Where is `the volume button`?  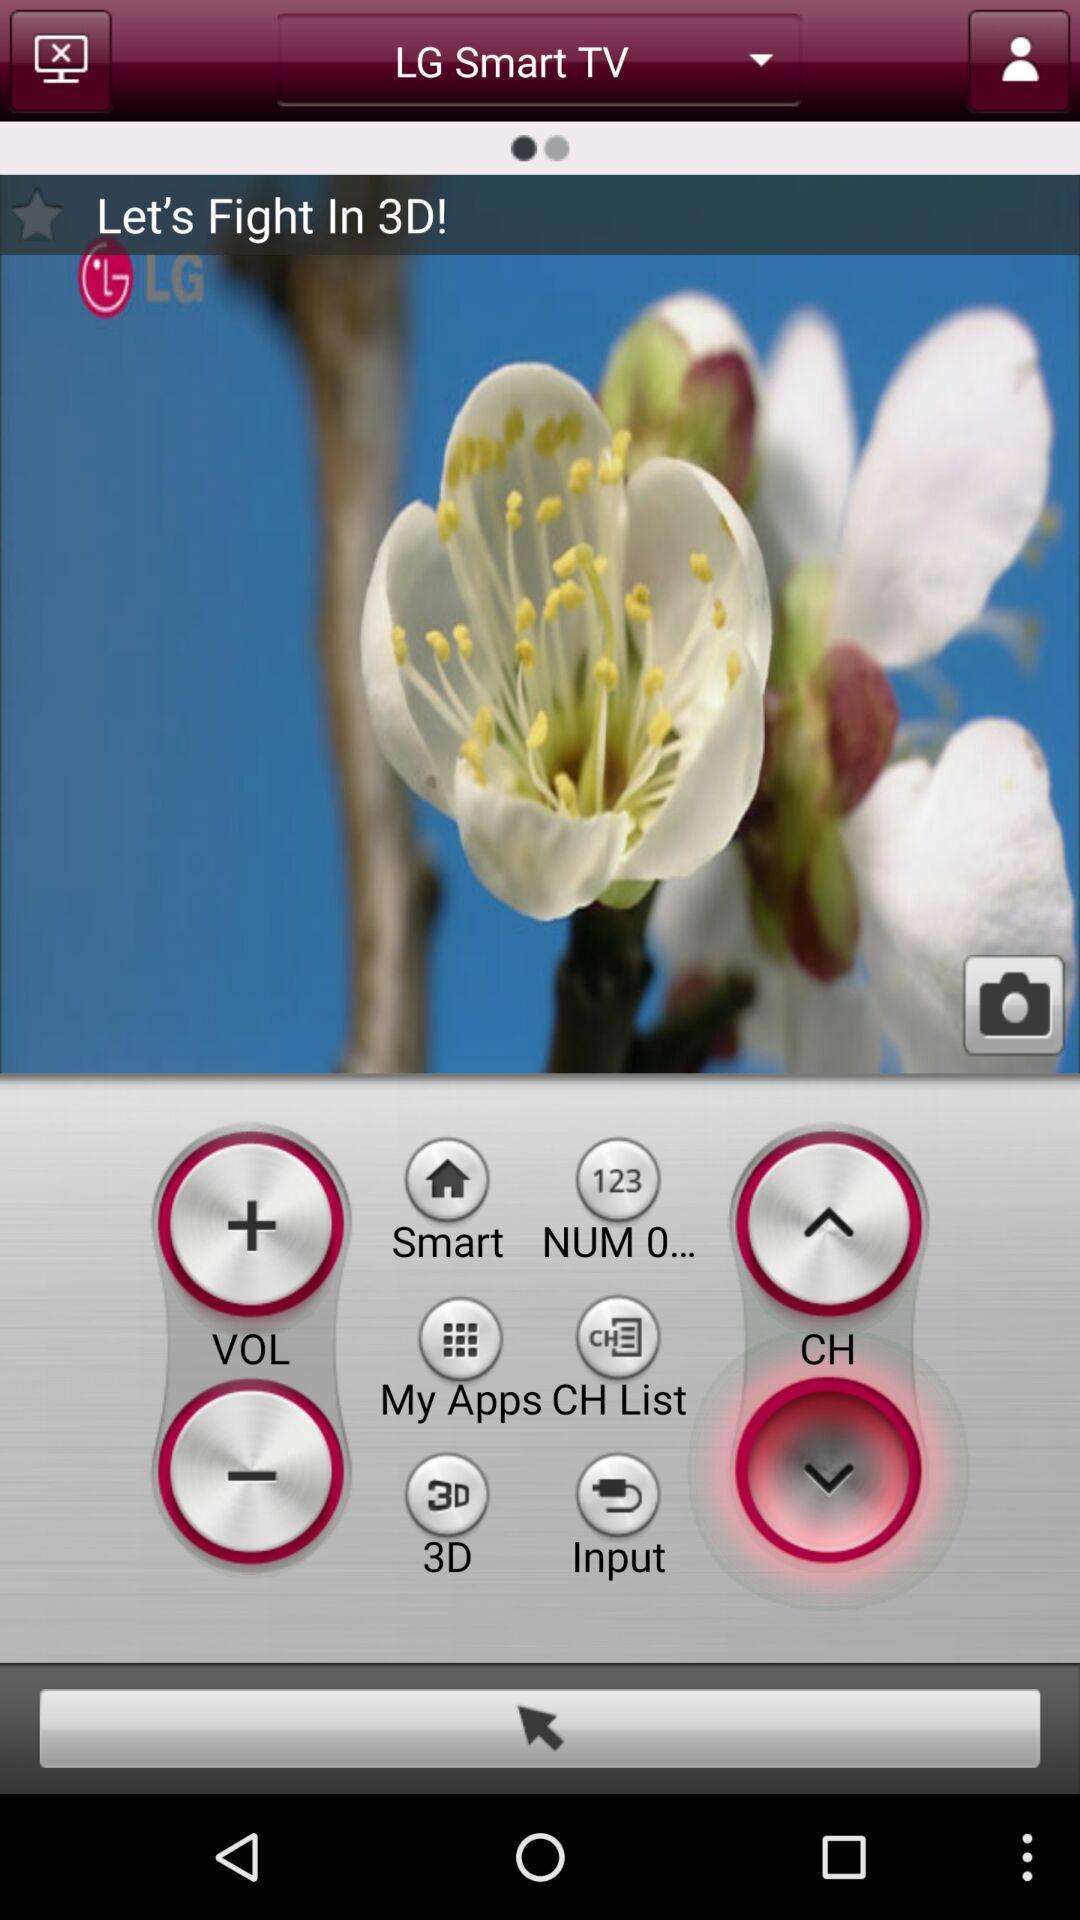 the volume button is located at coordinates (249, 1348).